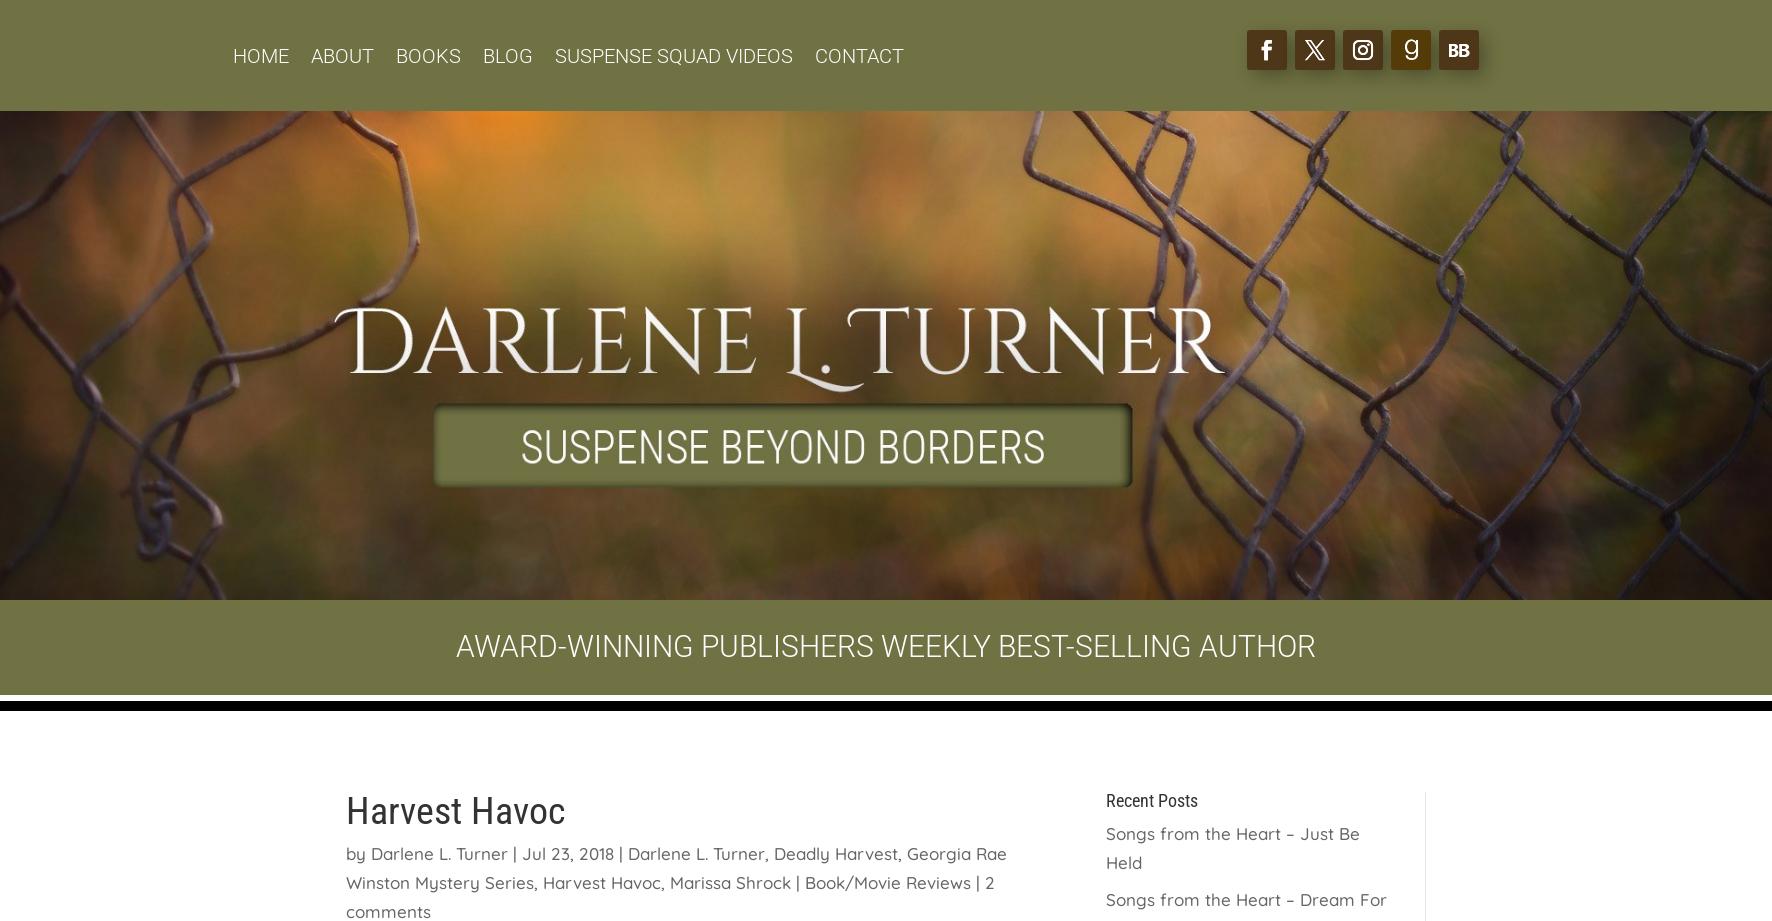  What do you see at coordinates (836, 852) in the screenshot?
I see `'Deadly Harvest'` at bounding box center [836, 852].